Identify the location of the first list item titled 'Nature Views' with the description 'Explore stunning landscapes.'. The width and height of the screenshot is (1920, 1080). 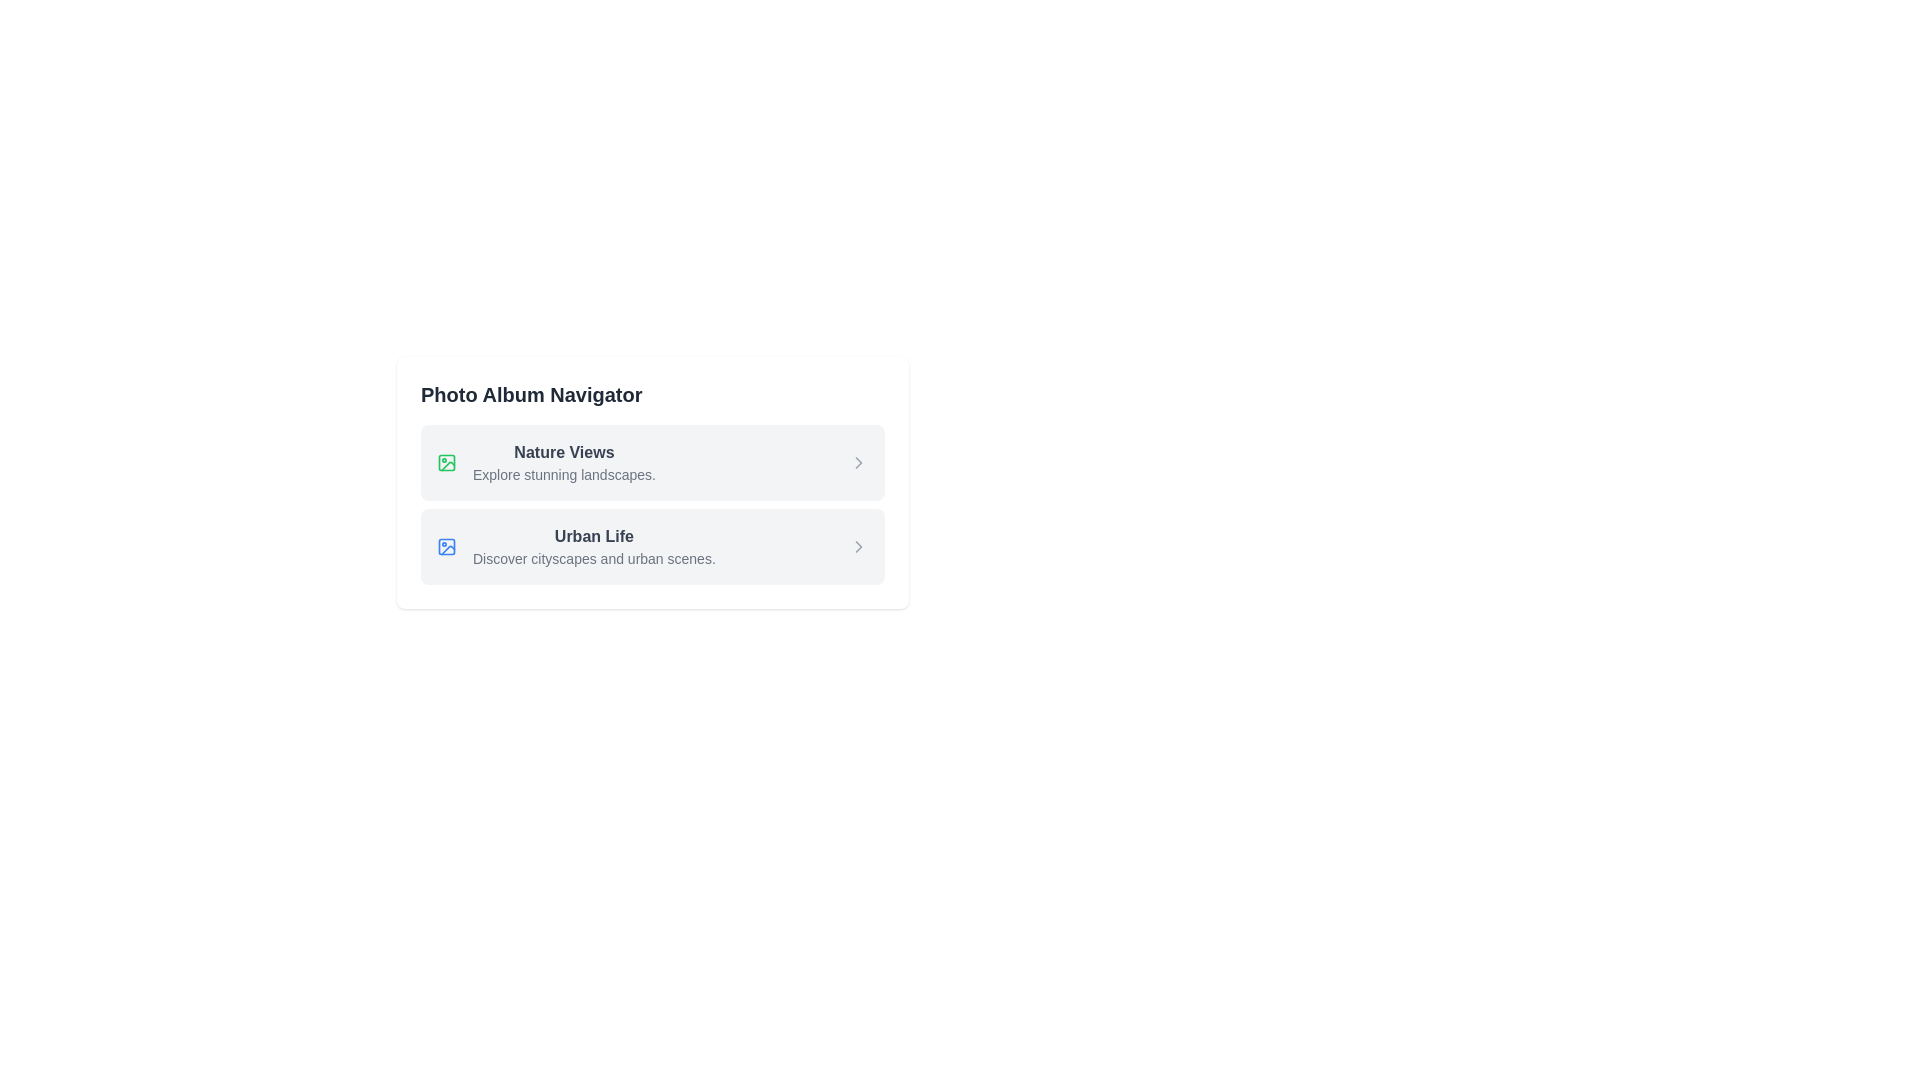
(563, 462).